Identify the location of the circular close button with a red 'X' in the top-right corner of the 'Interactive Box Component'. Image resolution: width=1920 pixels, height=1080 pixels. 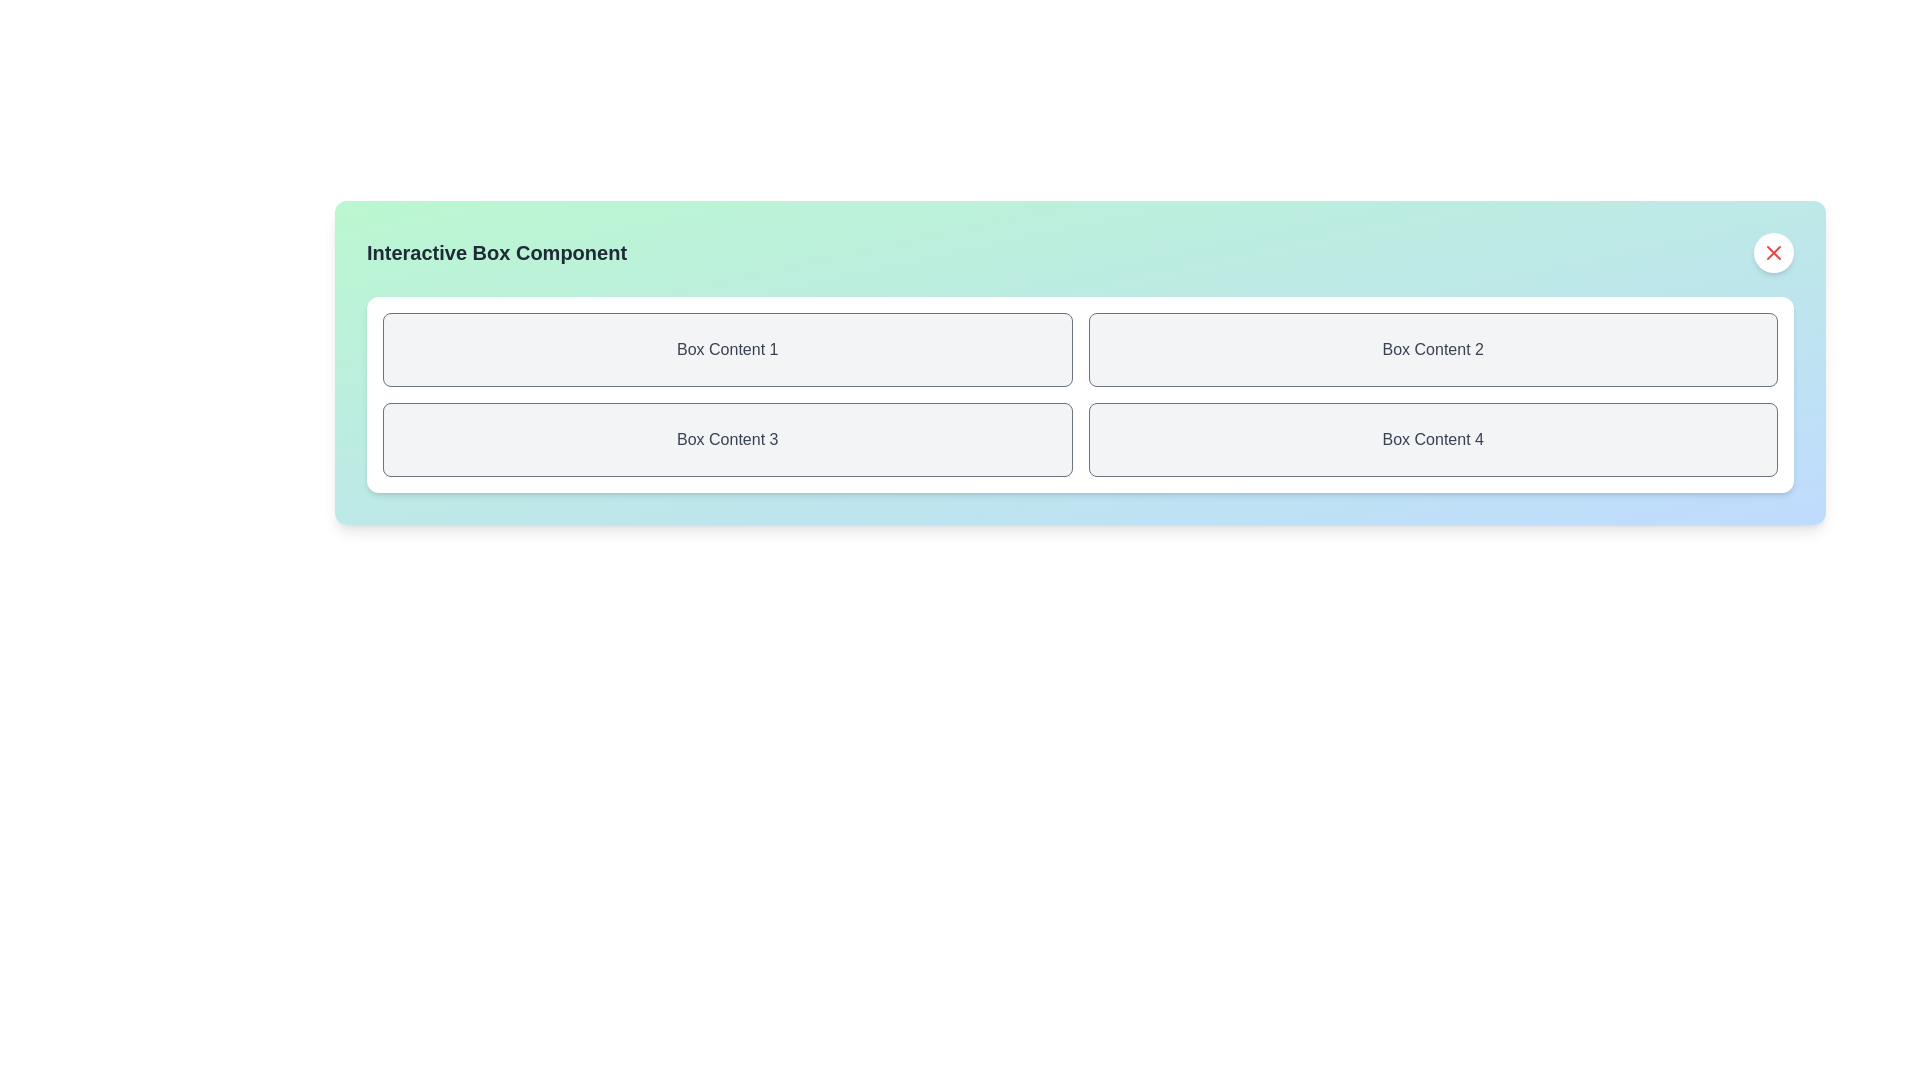
(1774, 252).